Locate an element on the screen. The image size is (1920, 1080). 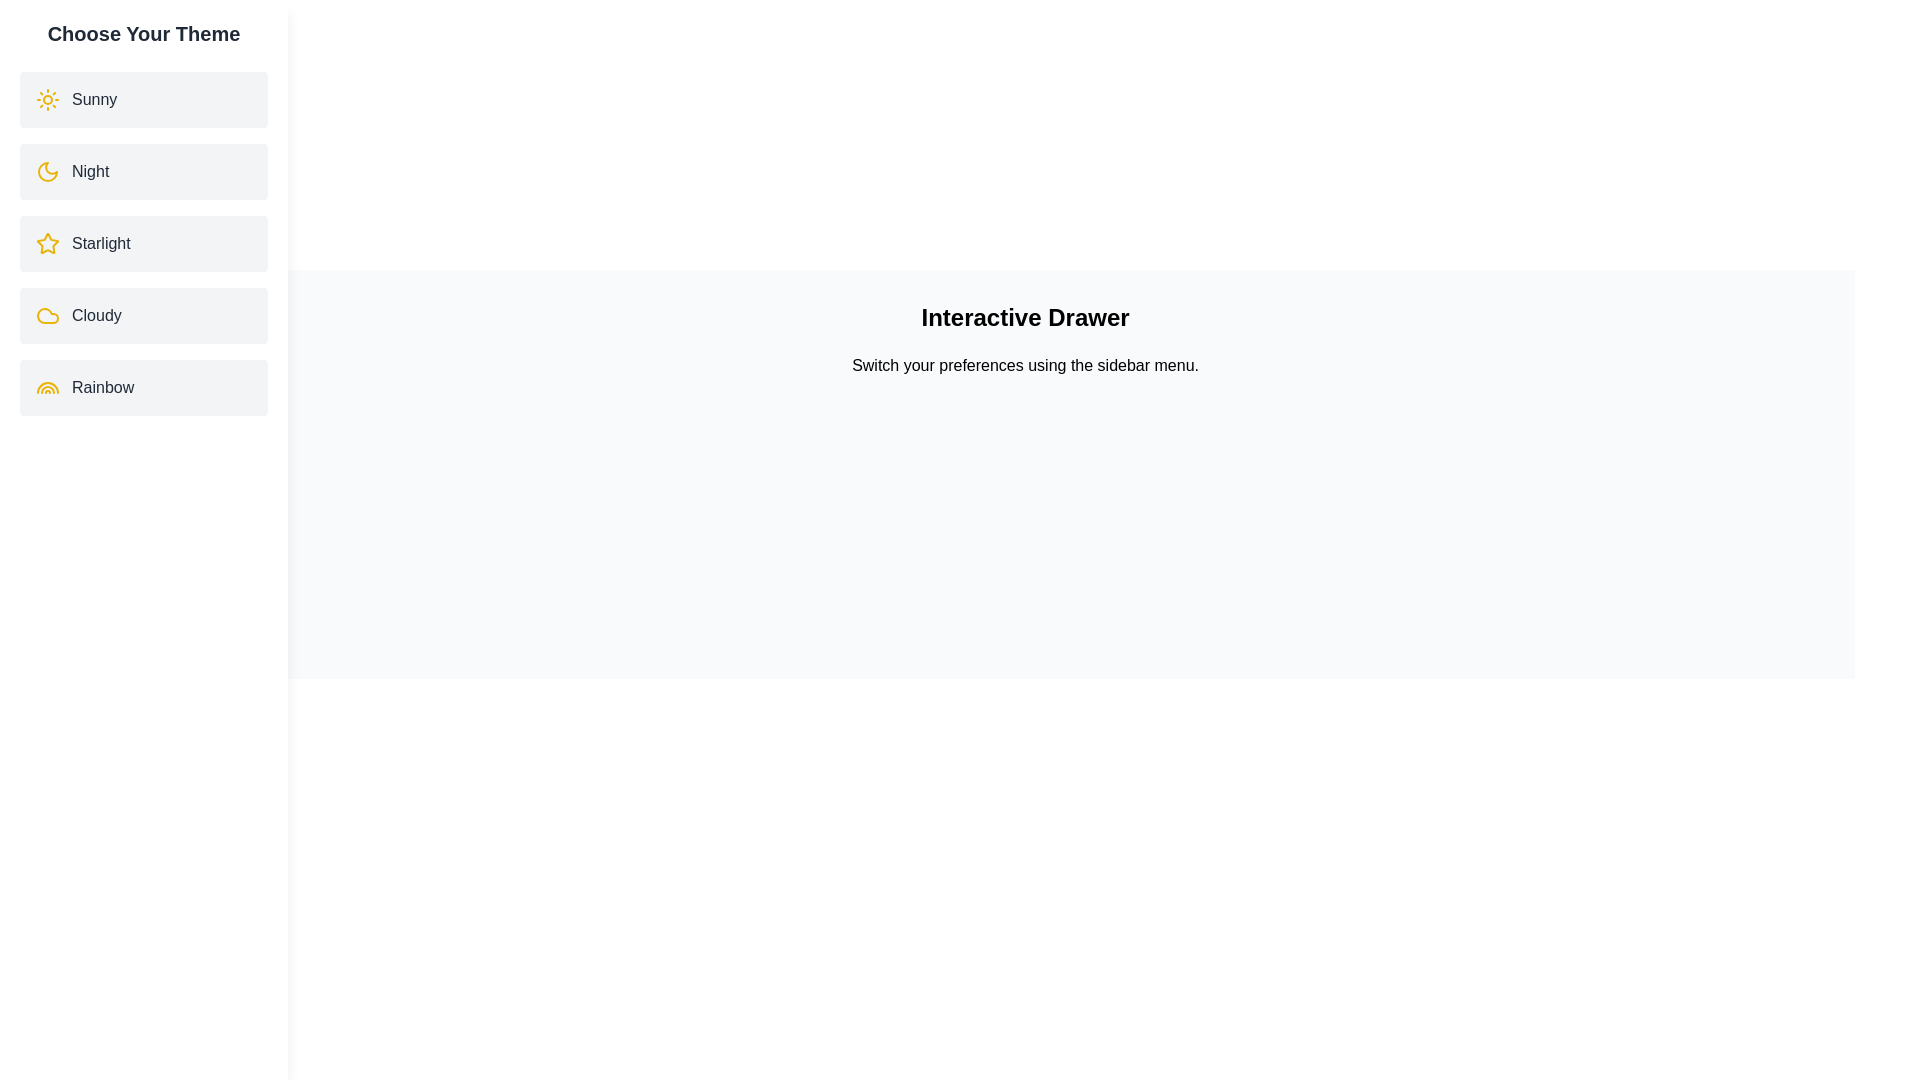
the theme item Sunny to observe its hover effect is located at coordinates (143, 100).